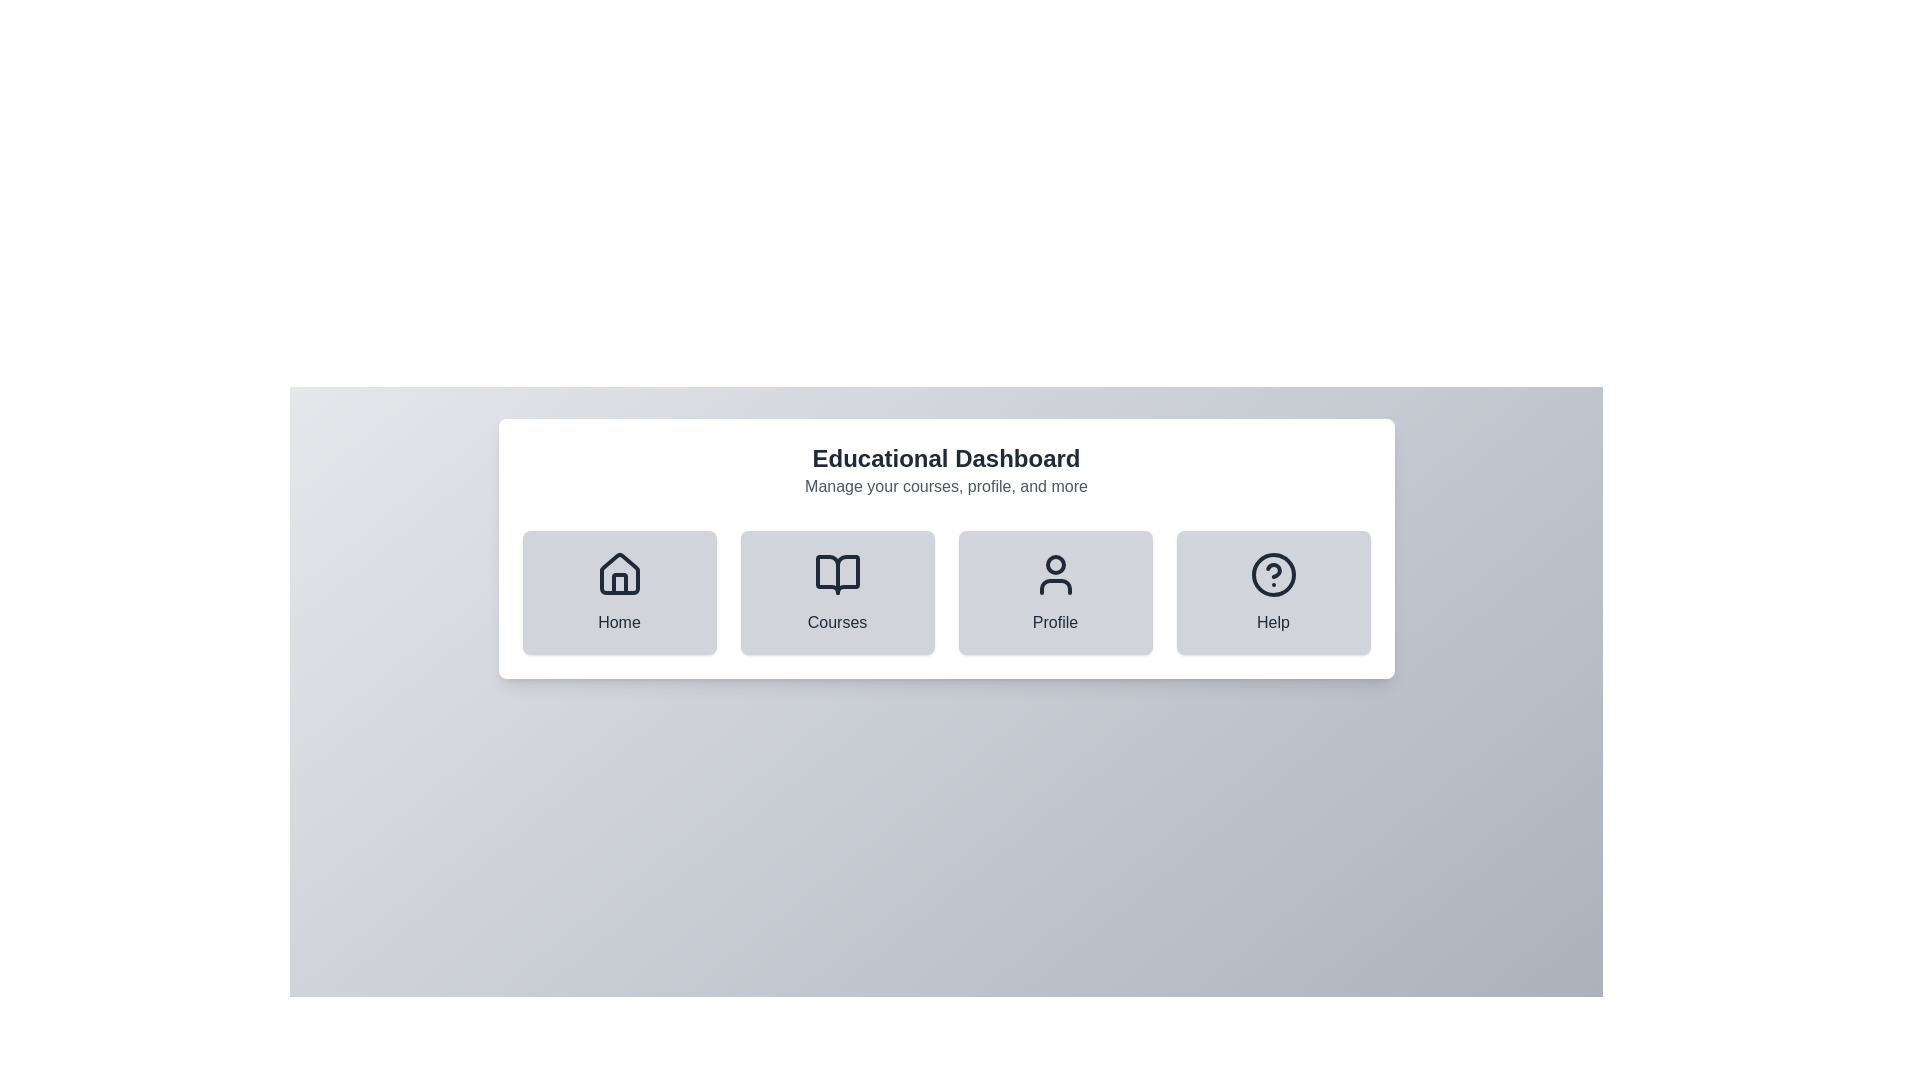 The image size is (1920, 1080). Describe the element at coordinates (618, 592) in the screenshot. I see `the navigational button located at the leftmost position of the first row in the grid layout` at that location.